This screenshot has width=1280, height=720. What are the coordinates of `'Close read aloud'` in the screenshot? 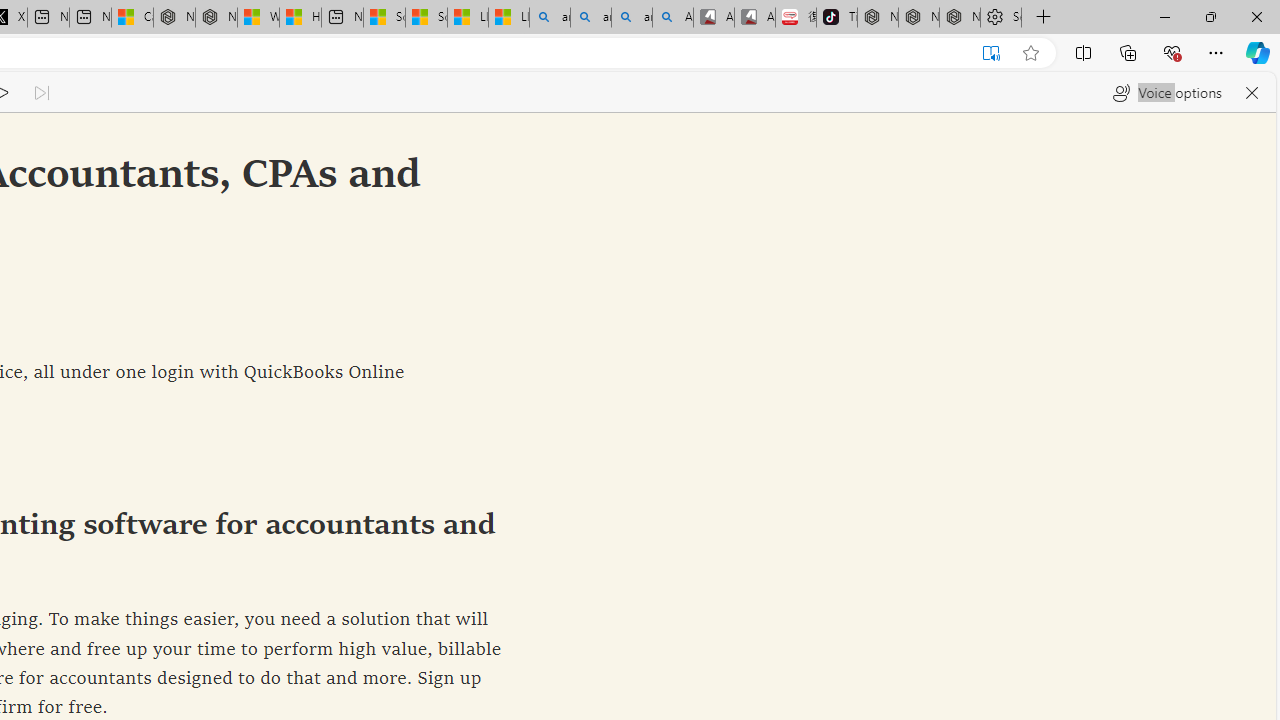 It's located at (1251, 92).